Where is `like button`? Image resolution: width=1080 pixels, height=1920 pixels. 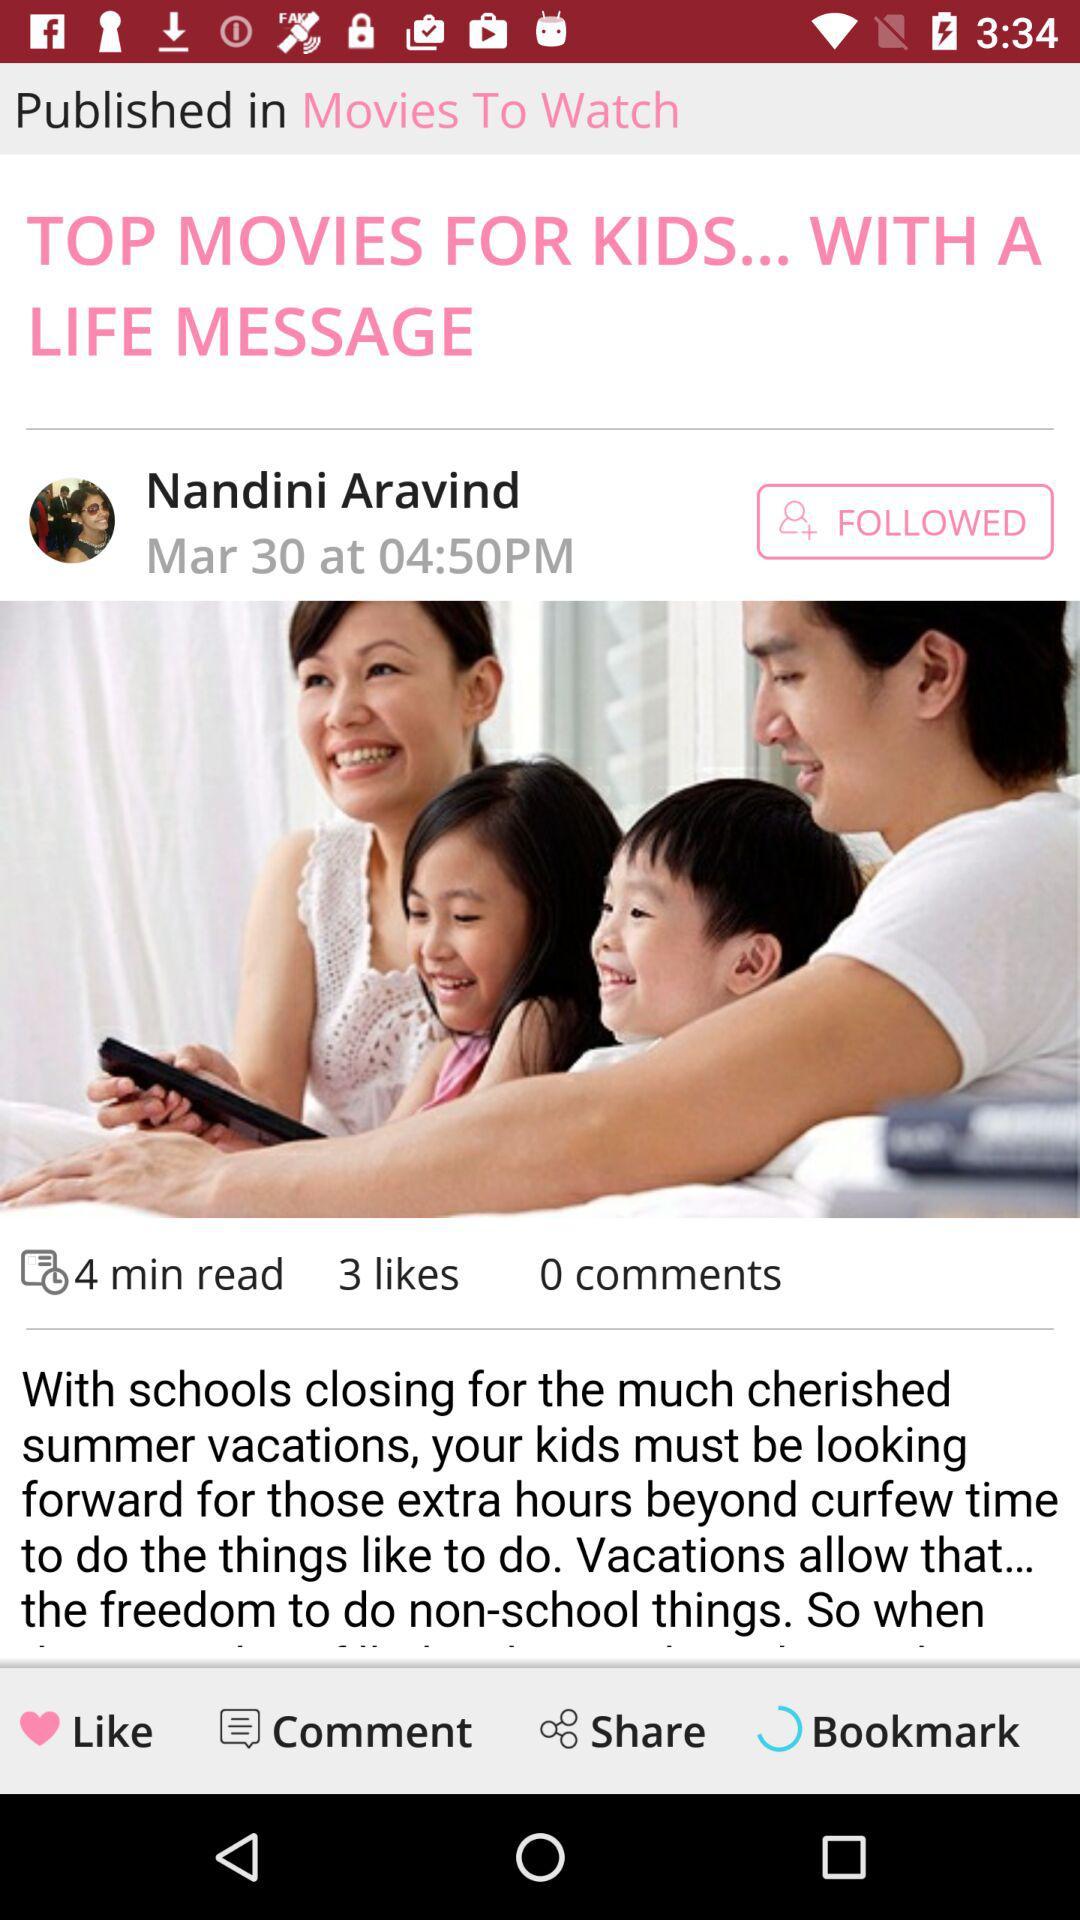
like button is located at coordinates (112, 1730).